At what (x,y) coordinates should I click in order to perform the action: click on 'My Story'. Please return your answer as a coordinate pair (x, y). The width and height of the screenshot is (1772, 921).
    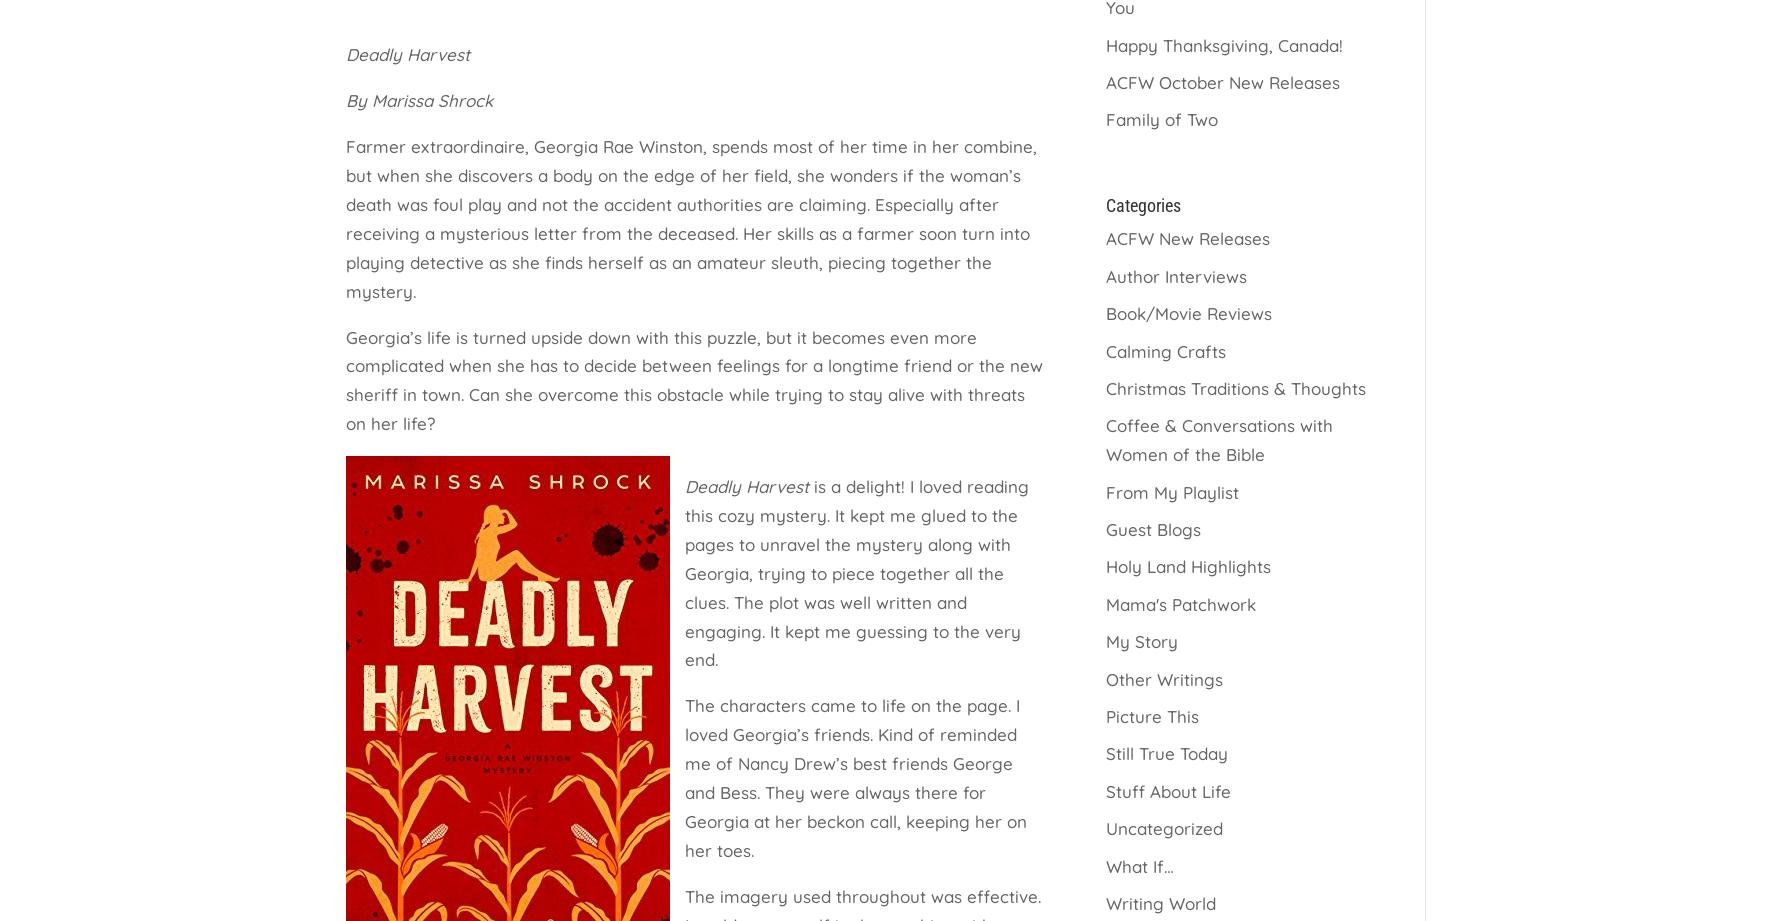
    Looking at the image, I should click on (1105, 641).